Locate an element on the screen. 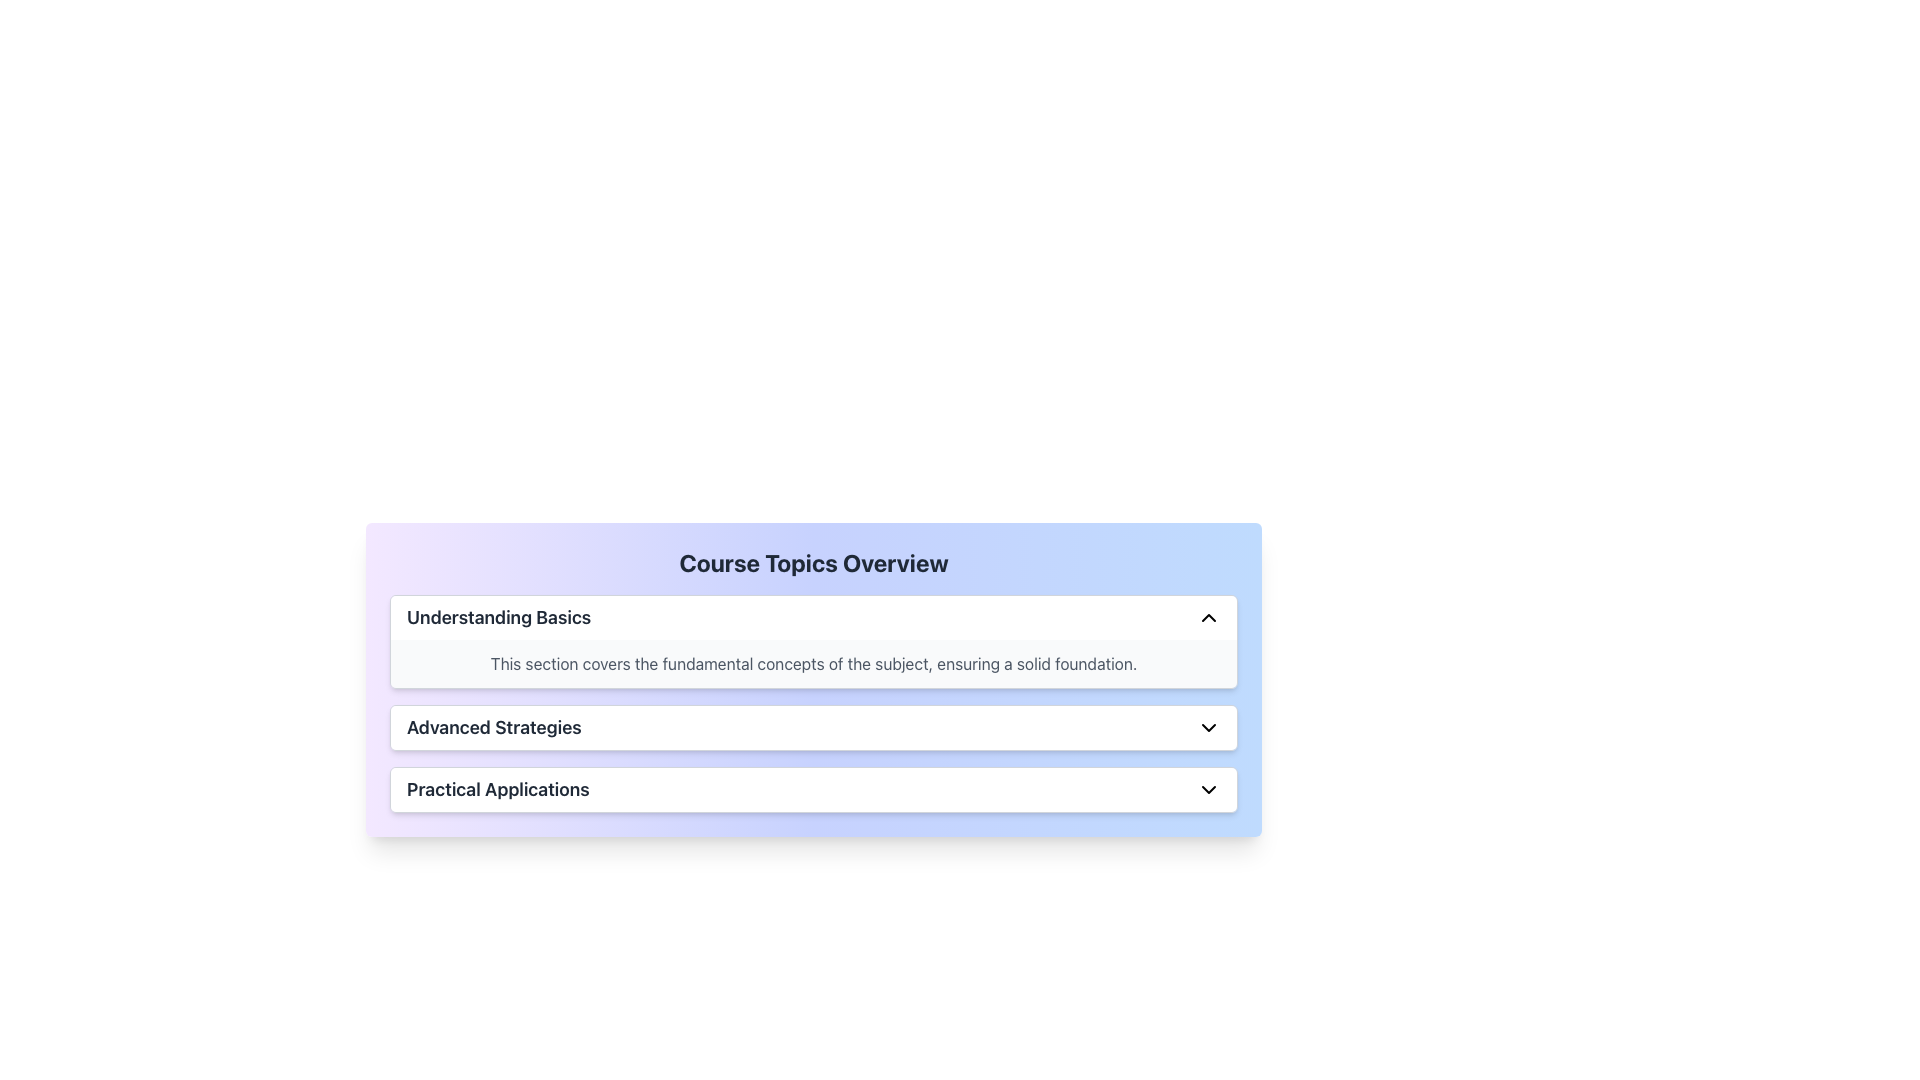  the 'Advanced Strategies' text label element, which is styled in bold and large font is located at coordinates (494, 728).